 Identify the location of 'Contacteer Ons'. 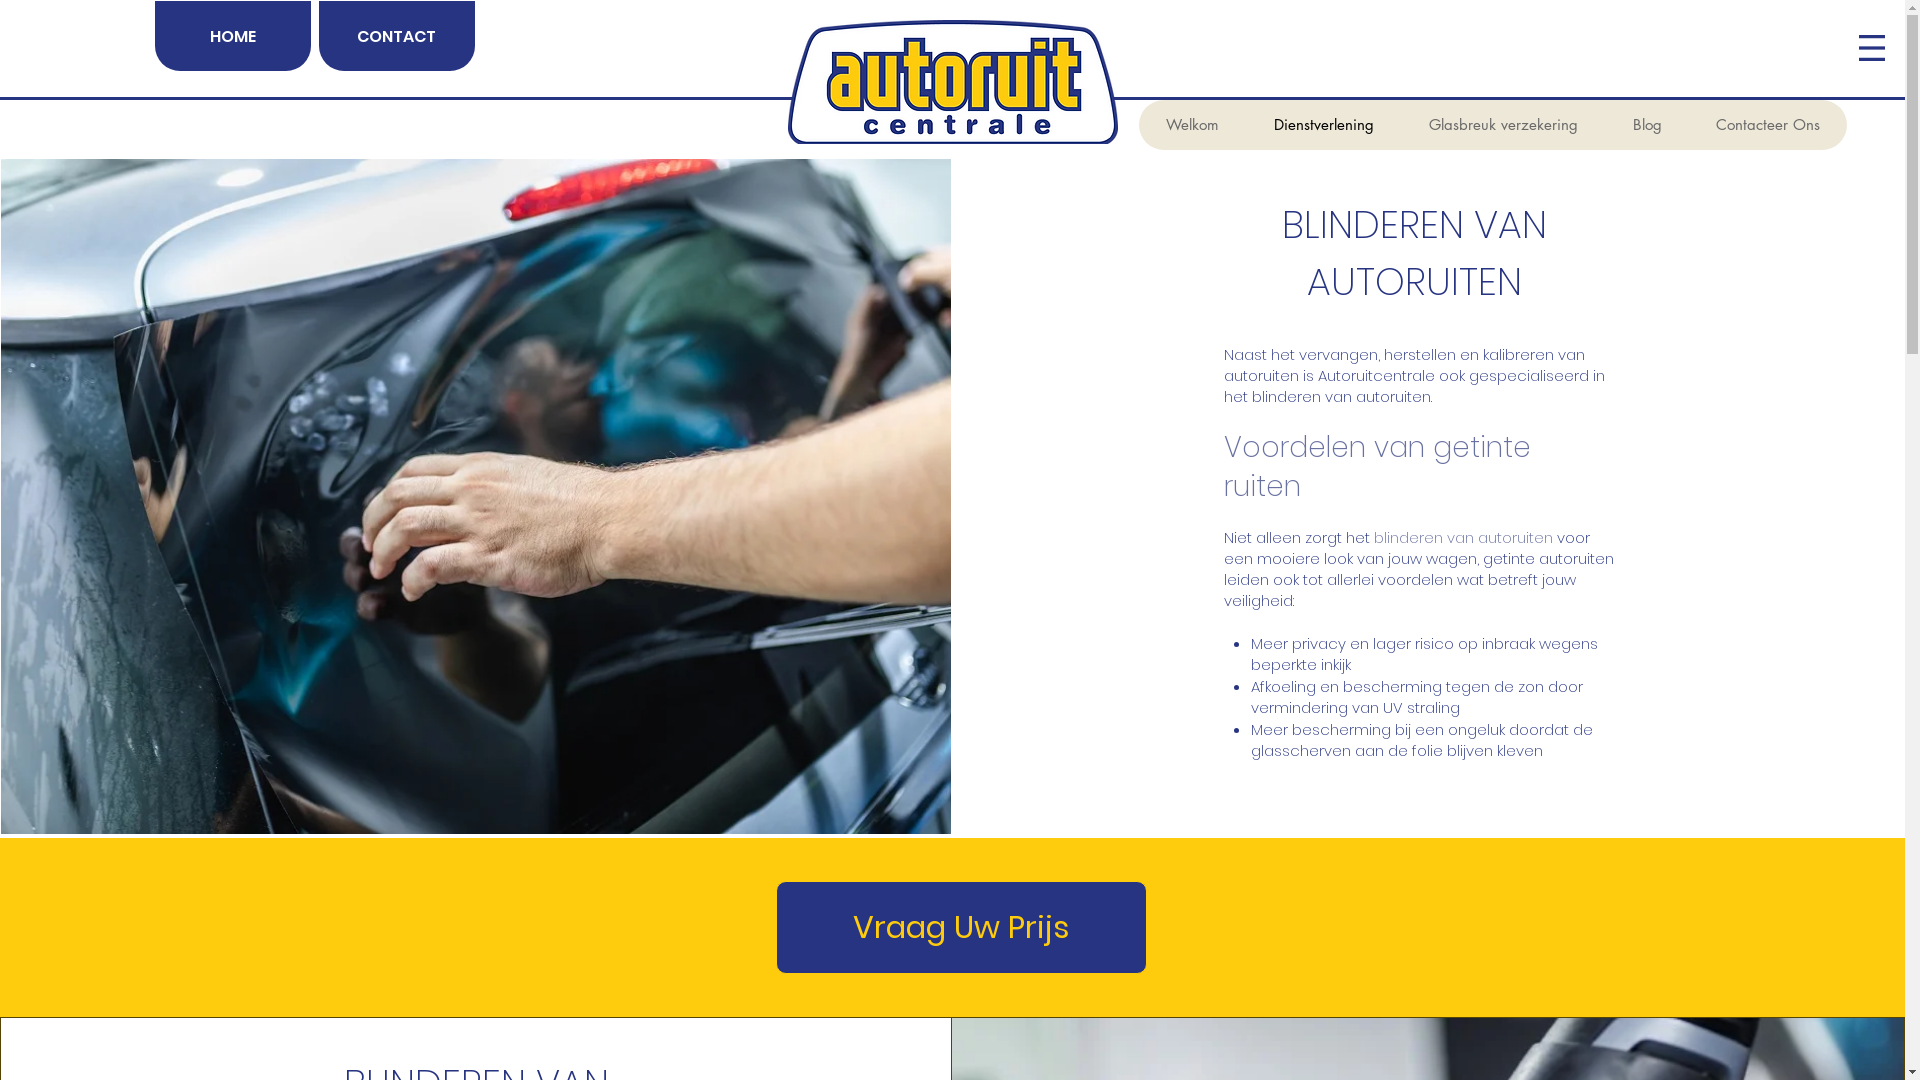
(1766, 124).